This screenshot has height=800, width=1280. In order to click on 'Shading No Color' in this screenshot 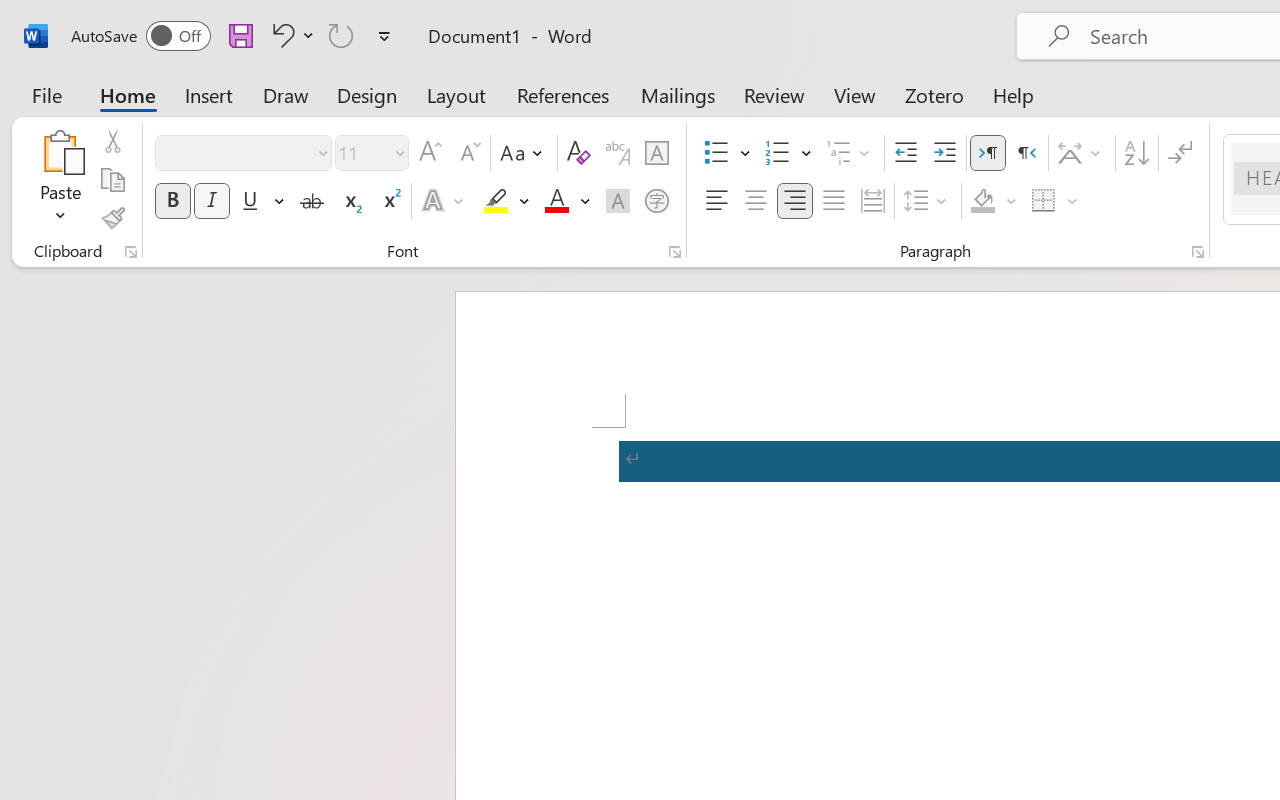, I will do `click(983, 201)`.